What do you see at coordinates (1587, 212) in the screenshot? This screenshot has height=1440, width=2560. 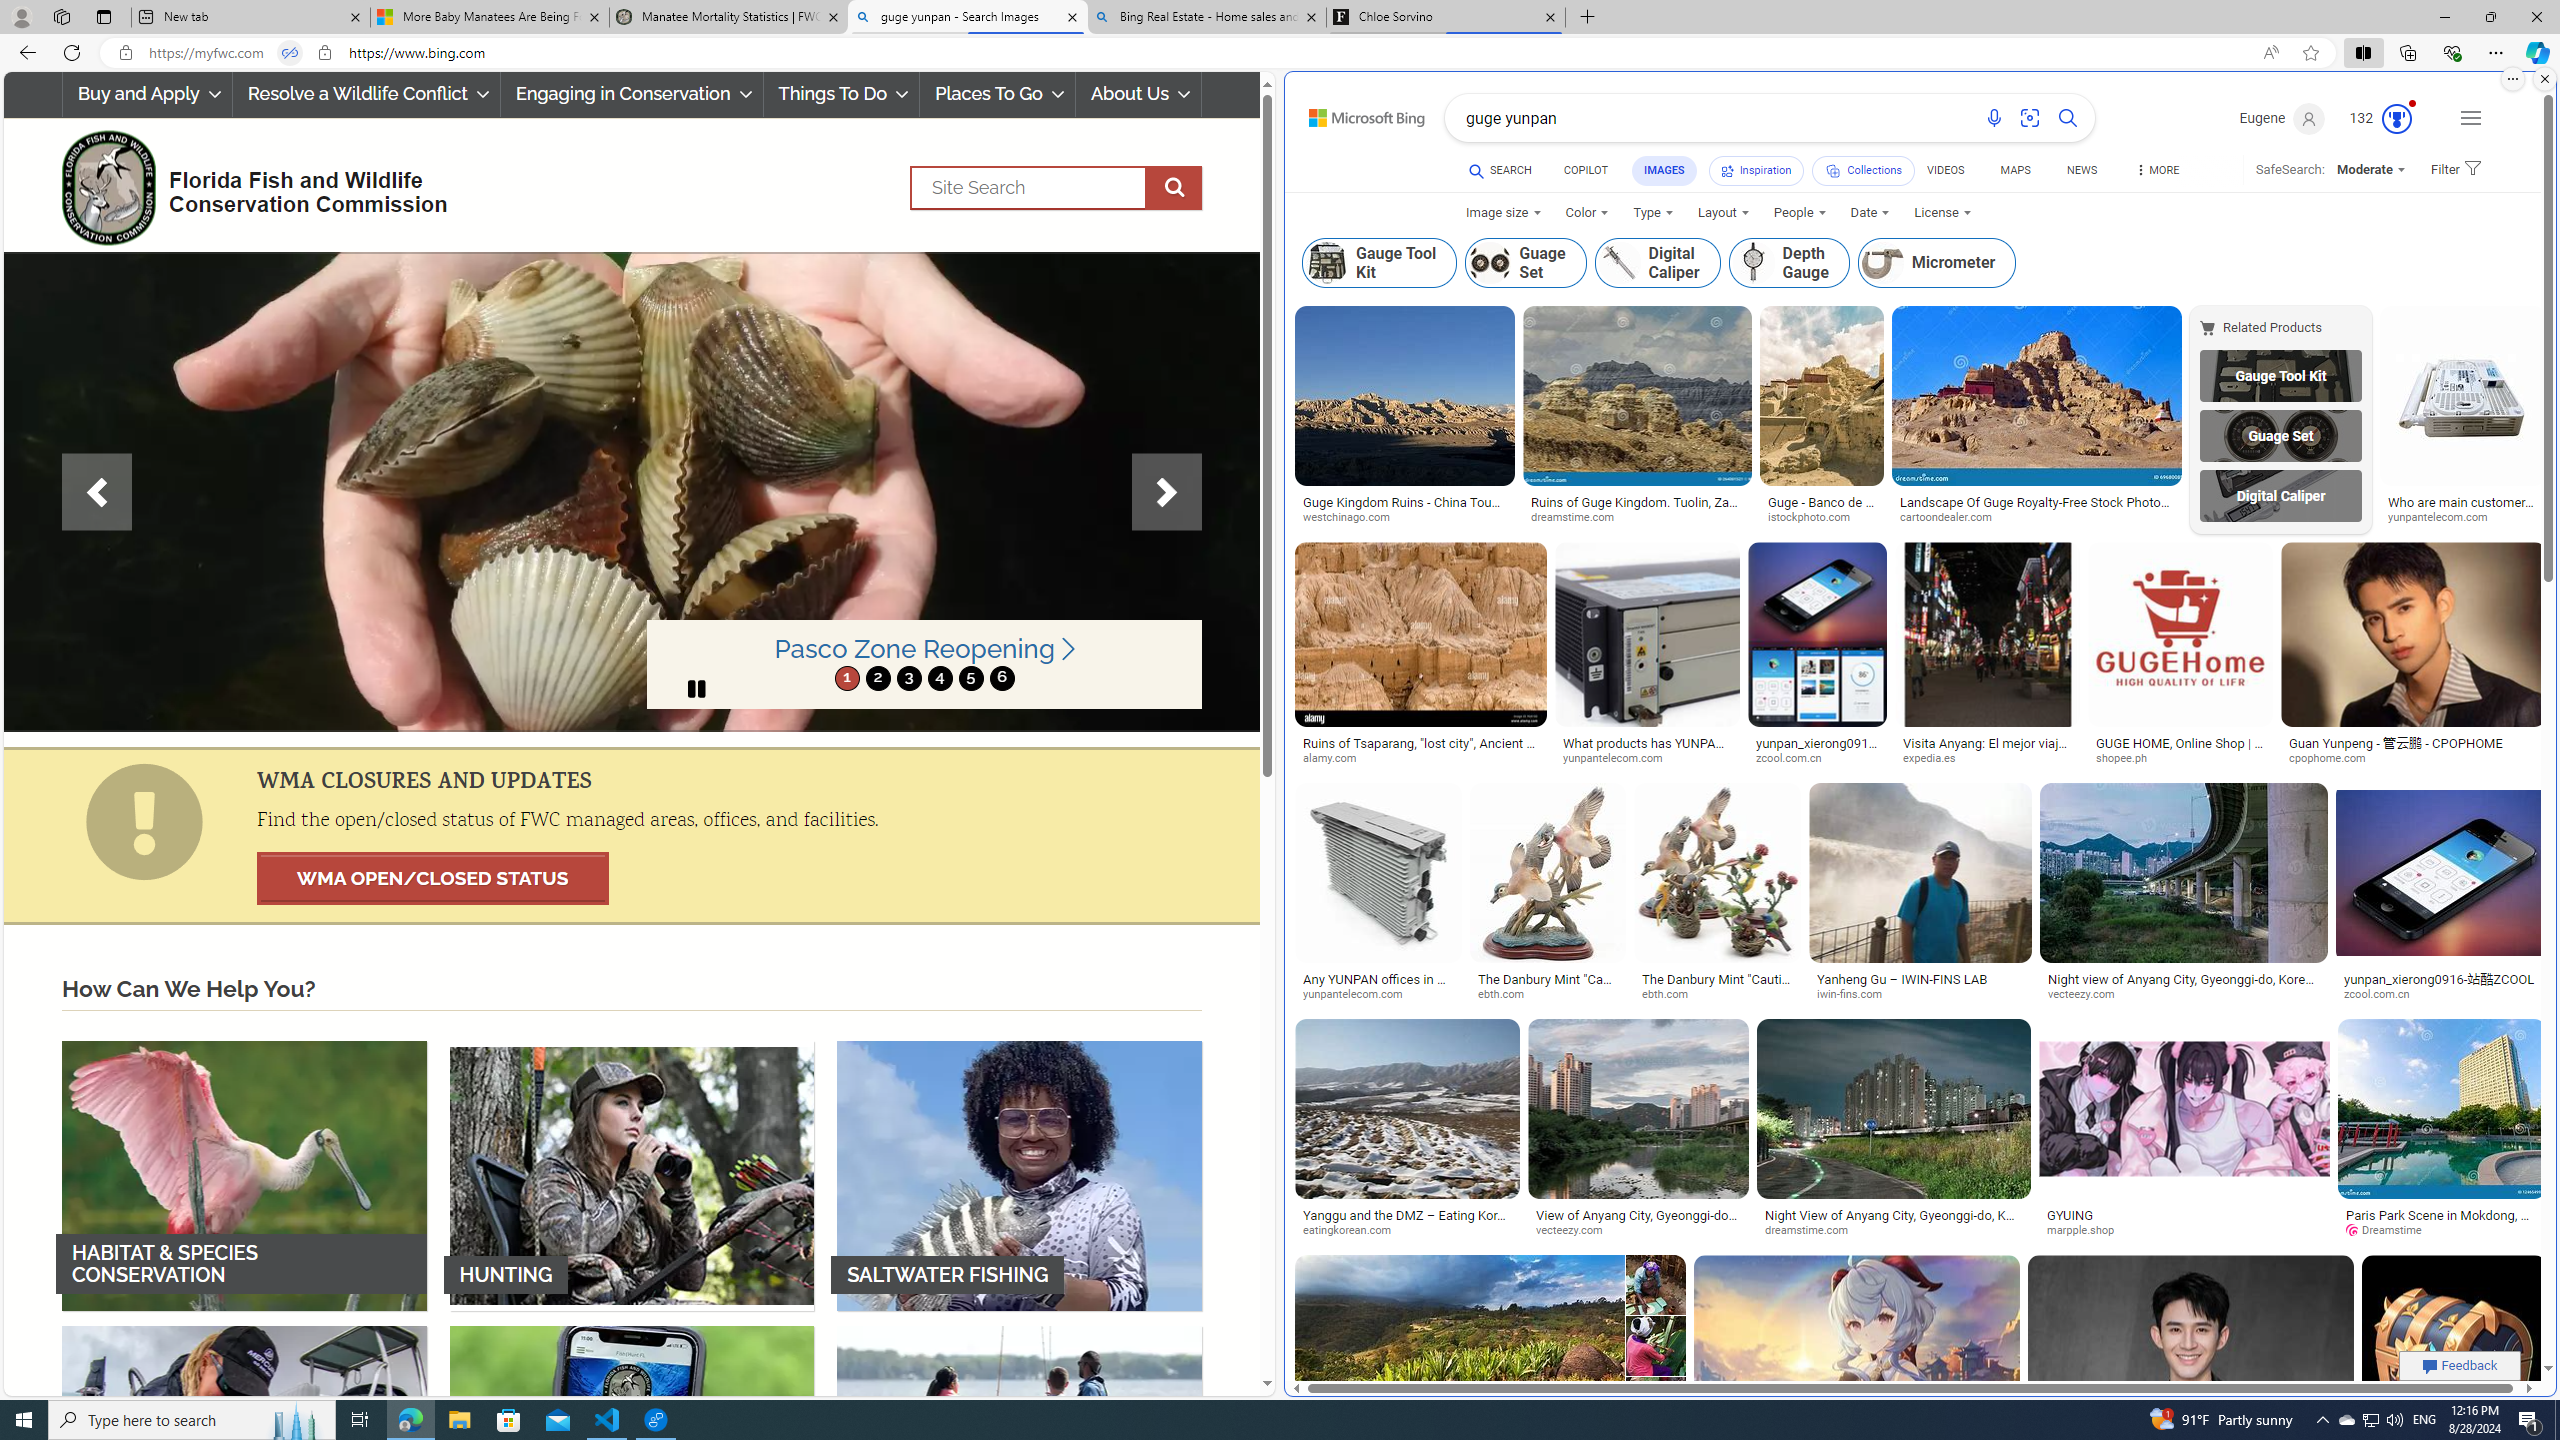 I see `'Color'` at bounding box center [1587, 212].